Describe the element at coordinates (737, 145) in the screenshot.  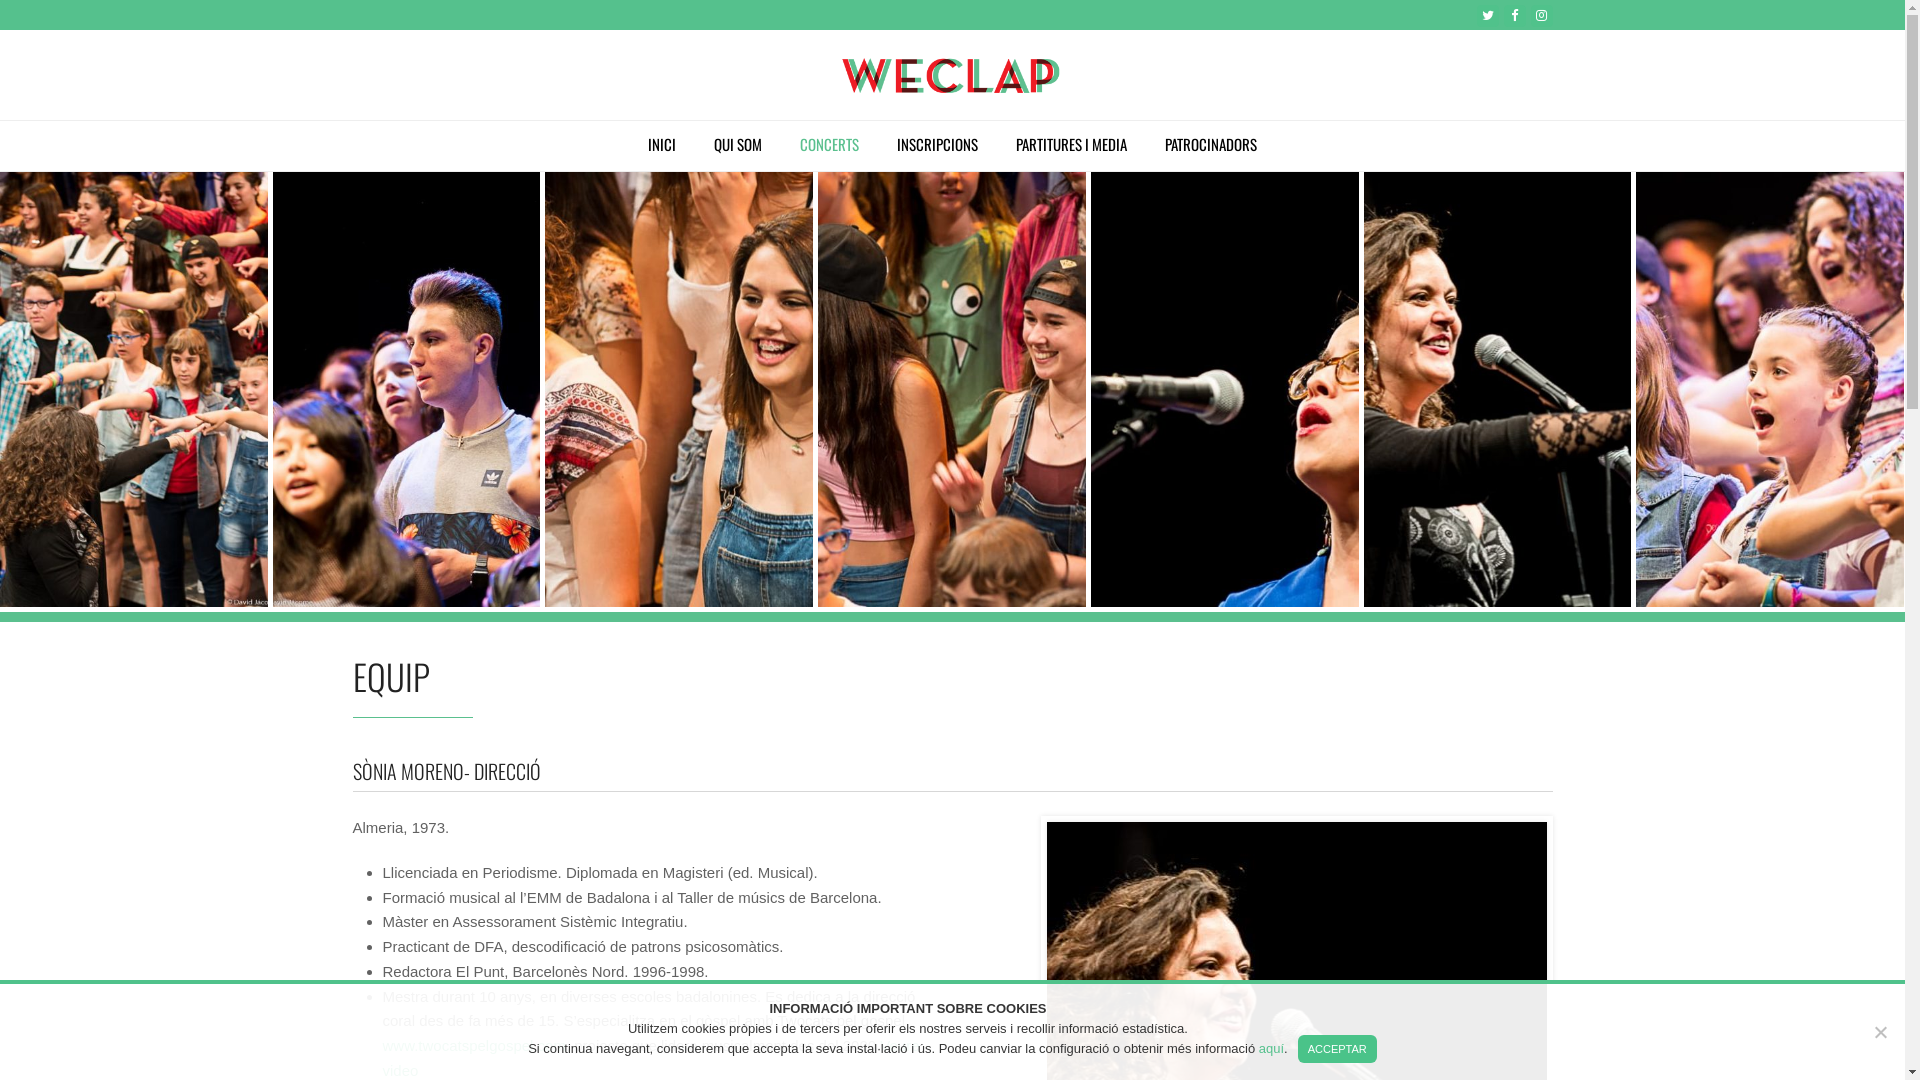
I see `'QUI SOM'` at that location.